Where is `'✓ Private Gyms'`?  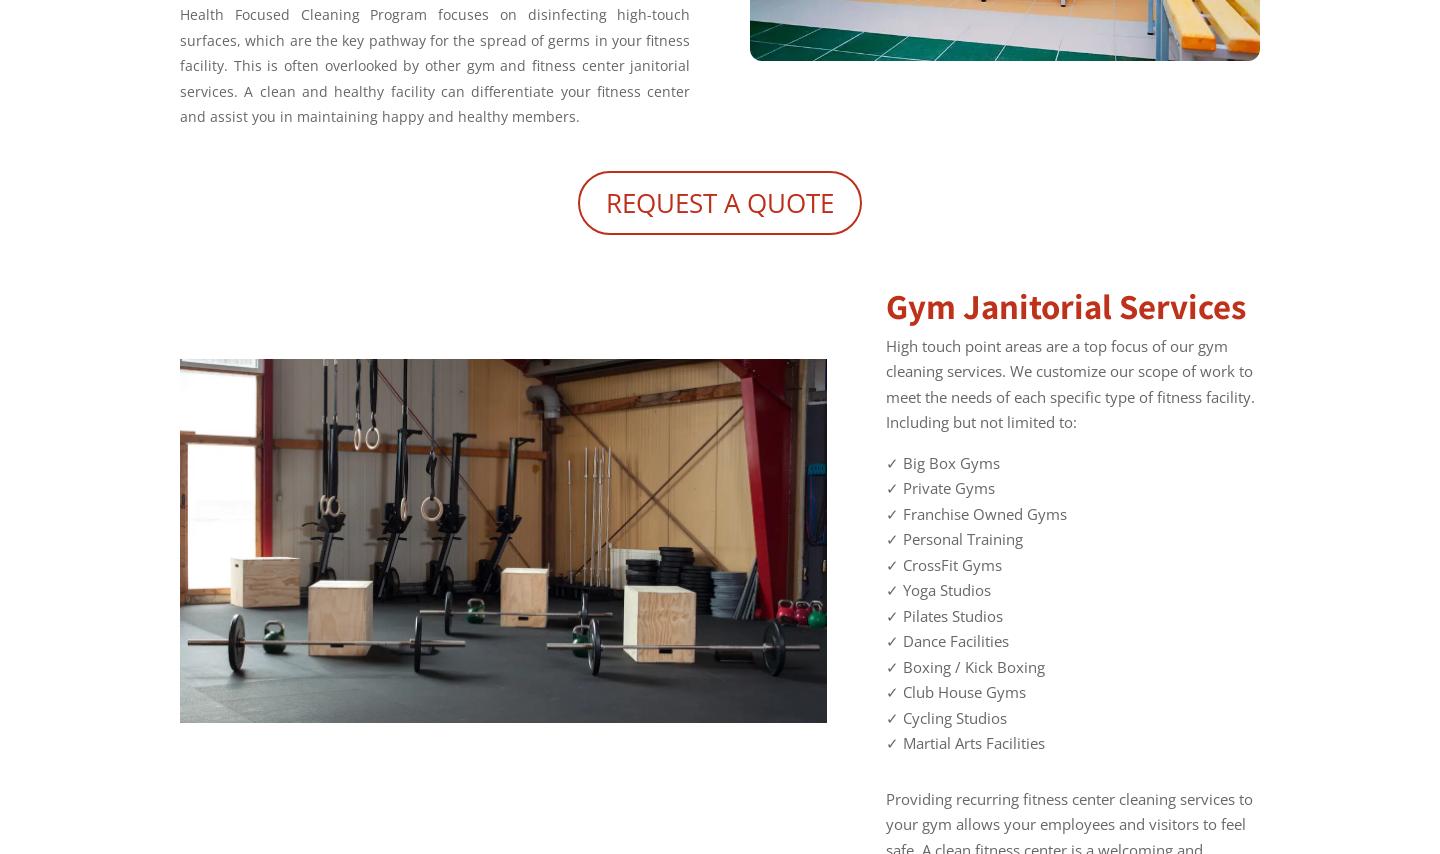
'✓ Private Gyms' is located at coordinates (885, 487).